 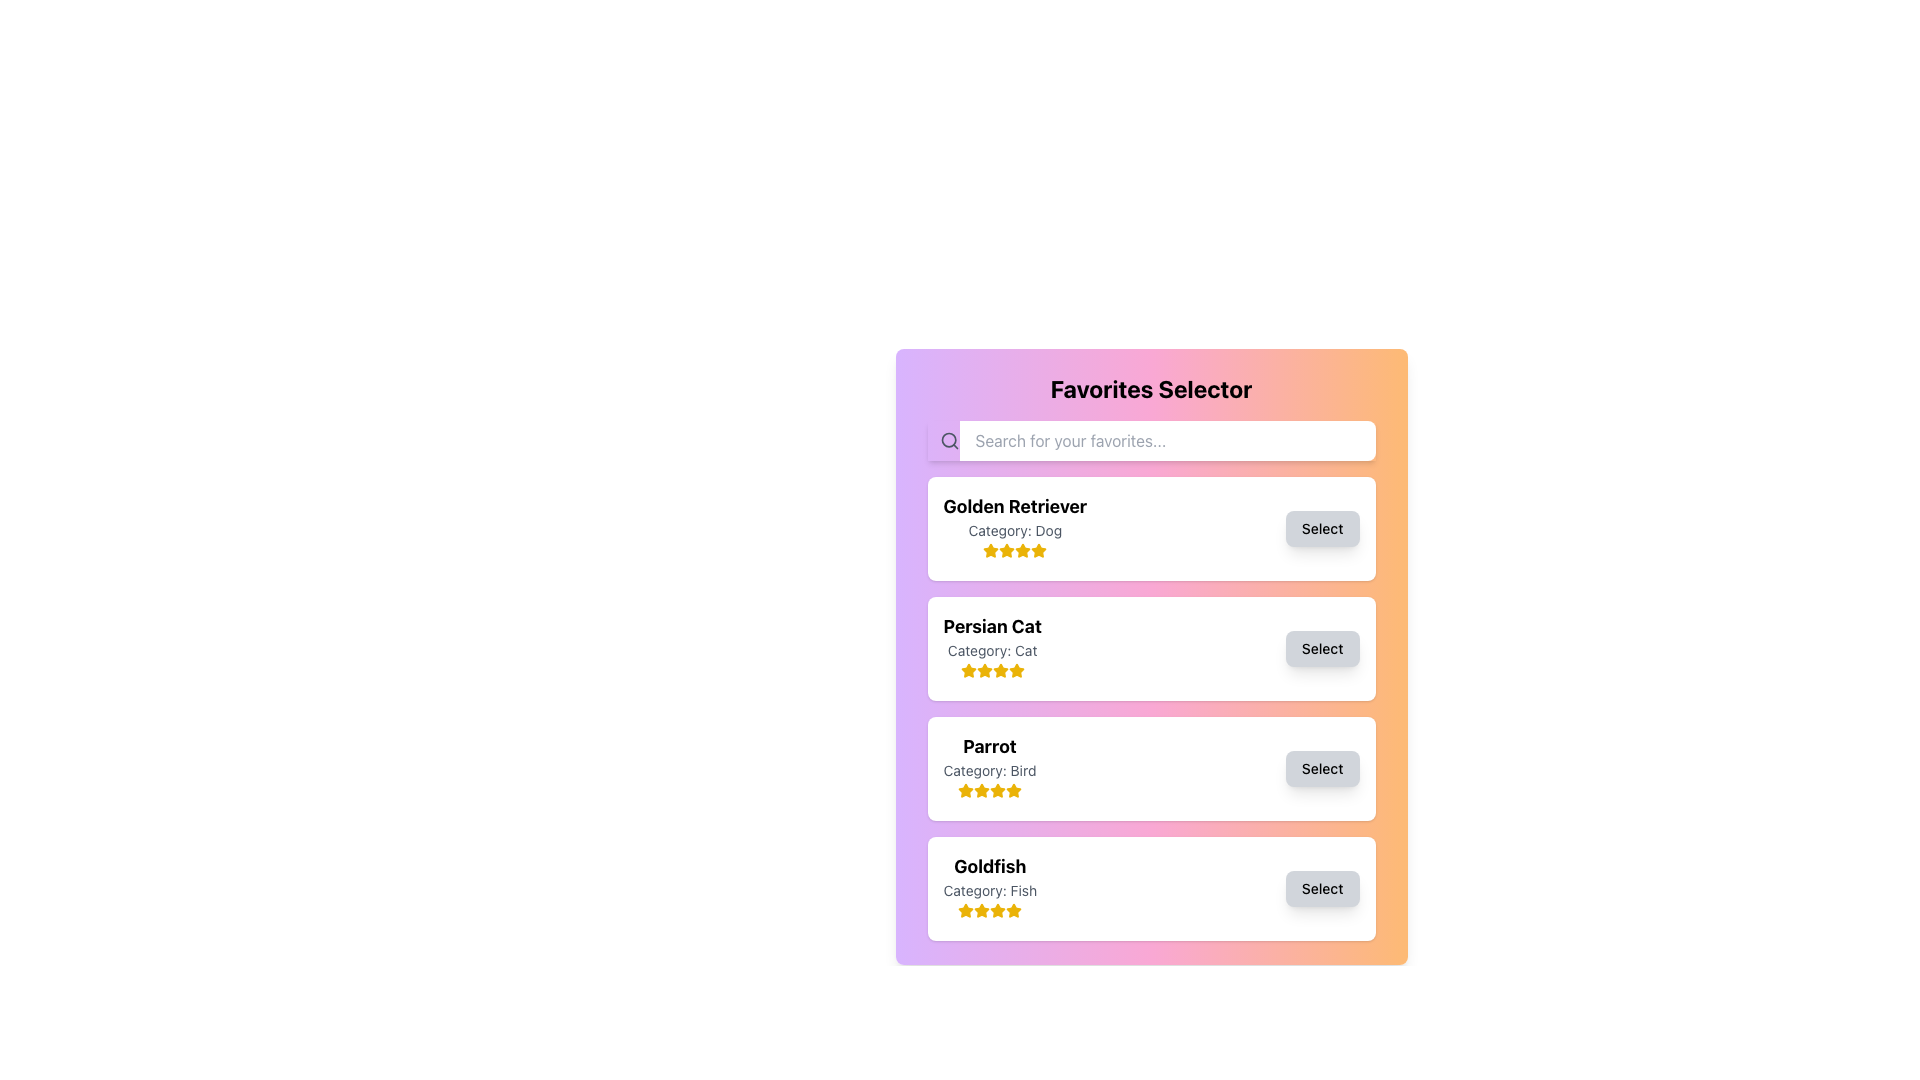 What do you see at coordinates (981, 789) in the screenshot?
I see `the third filled star icon in the rating system under the 'Parrot' entry` at bounding box center [981, 789].